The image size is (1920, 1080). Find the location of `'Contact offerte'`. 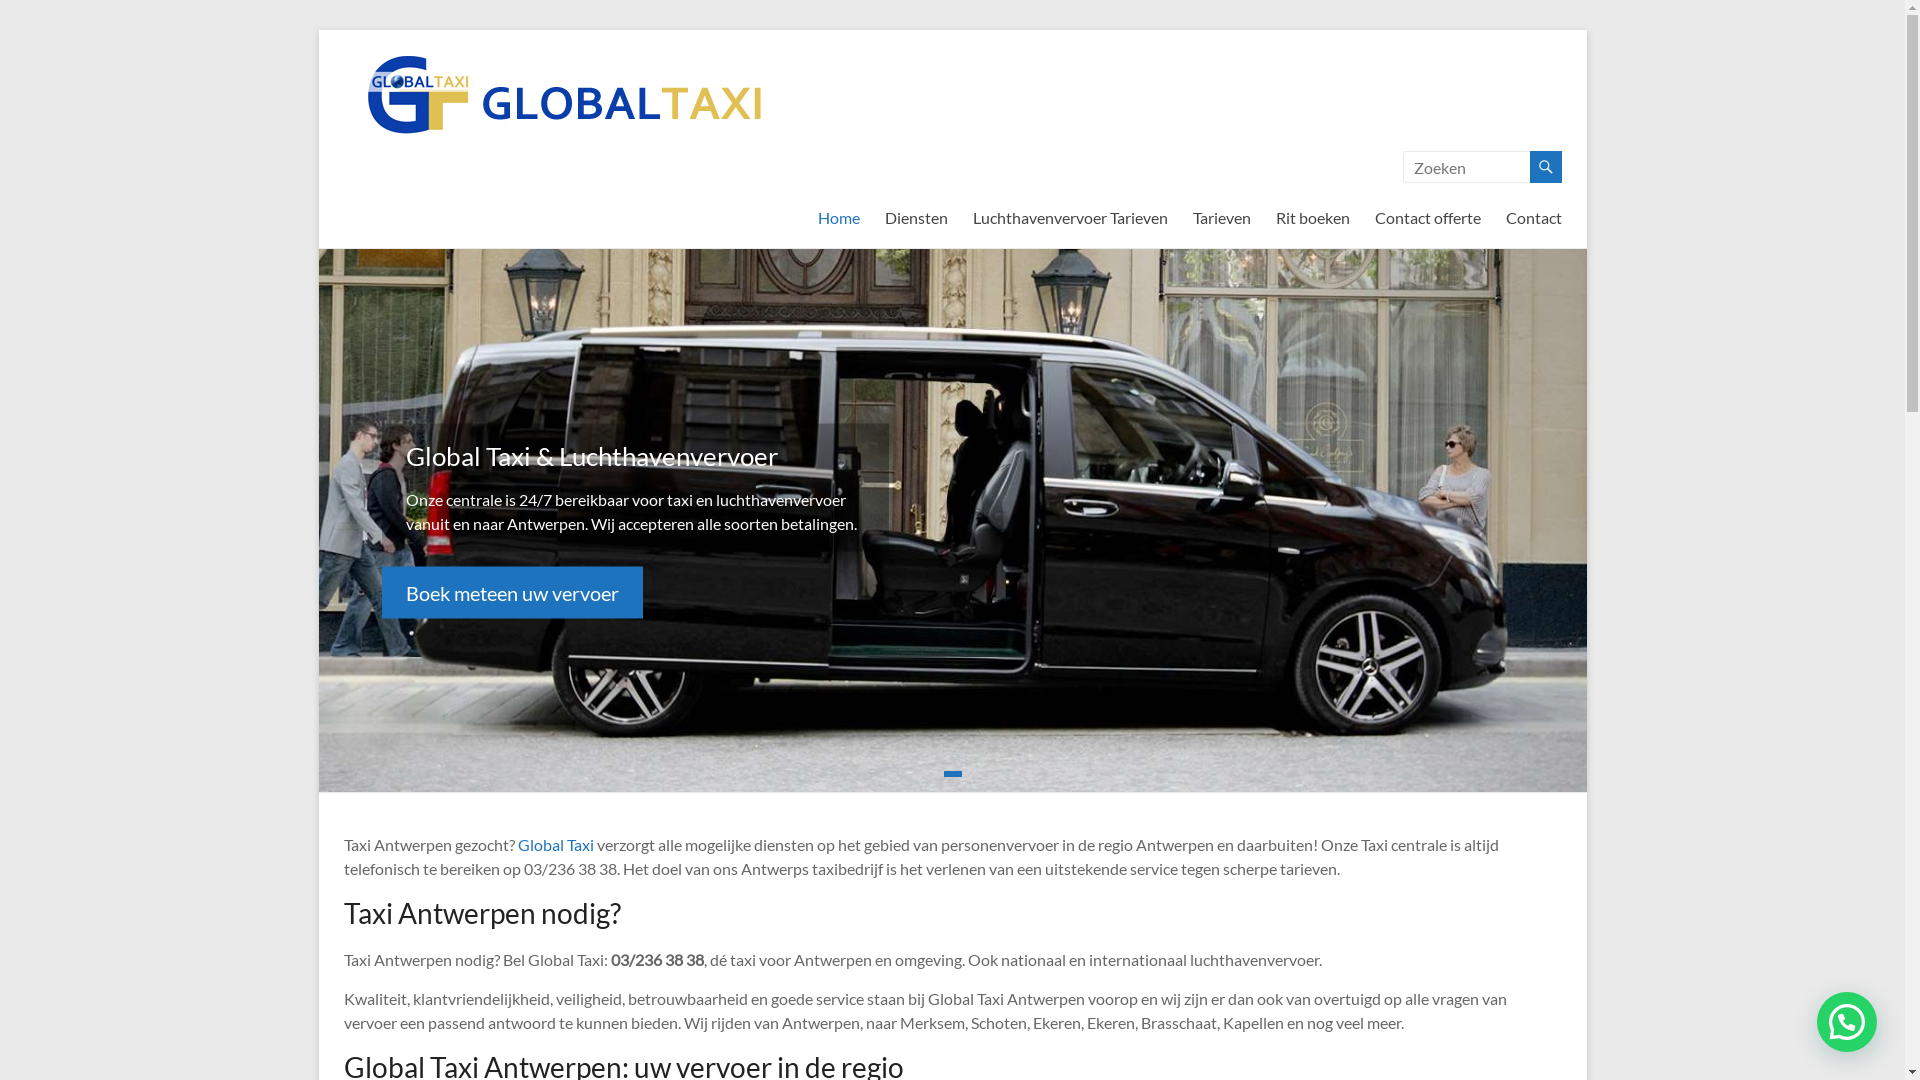

'Contact offerte' is located at coordinates (1425, 218).